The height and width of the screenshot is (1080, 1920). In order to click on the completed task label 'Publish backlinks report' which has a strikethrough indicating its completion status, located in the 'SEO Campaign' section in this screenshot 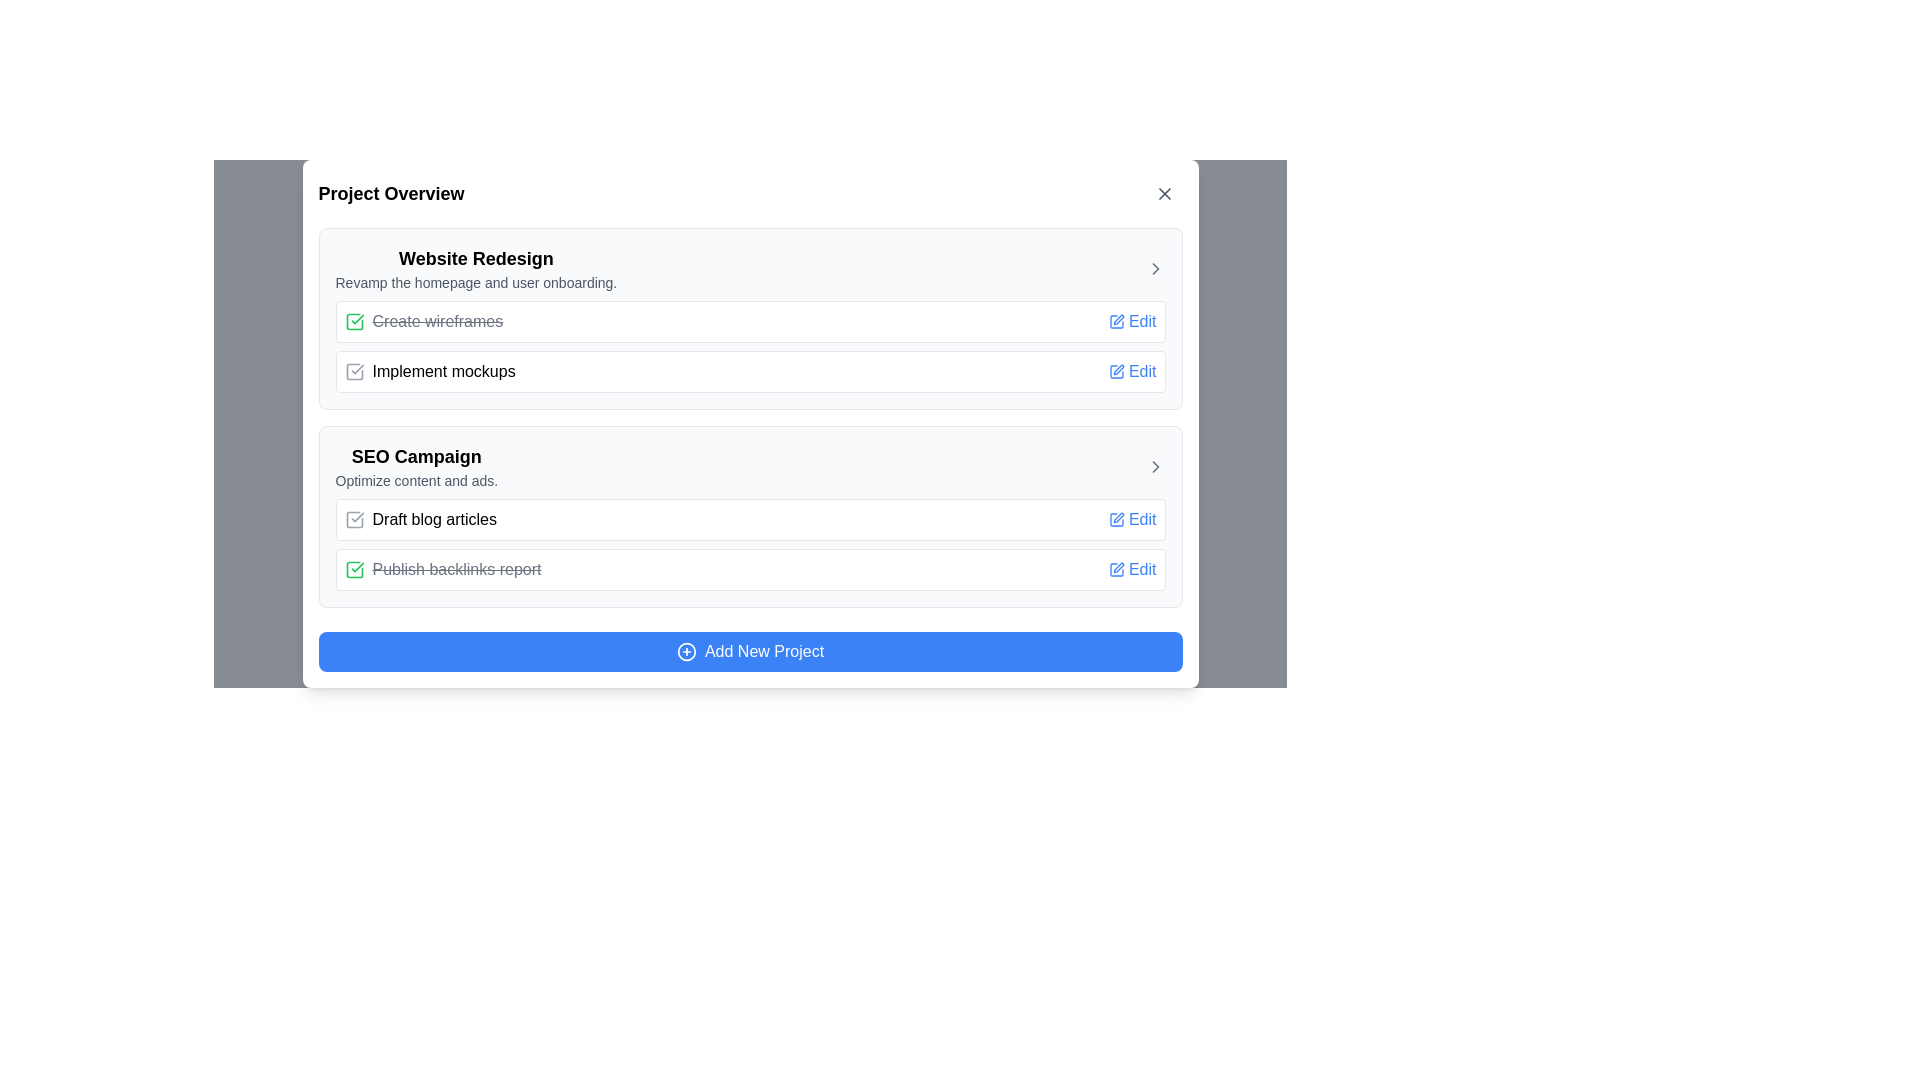, I will do `click(441, 570)`.